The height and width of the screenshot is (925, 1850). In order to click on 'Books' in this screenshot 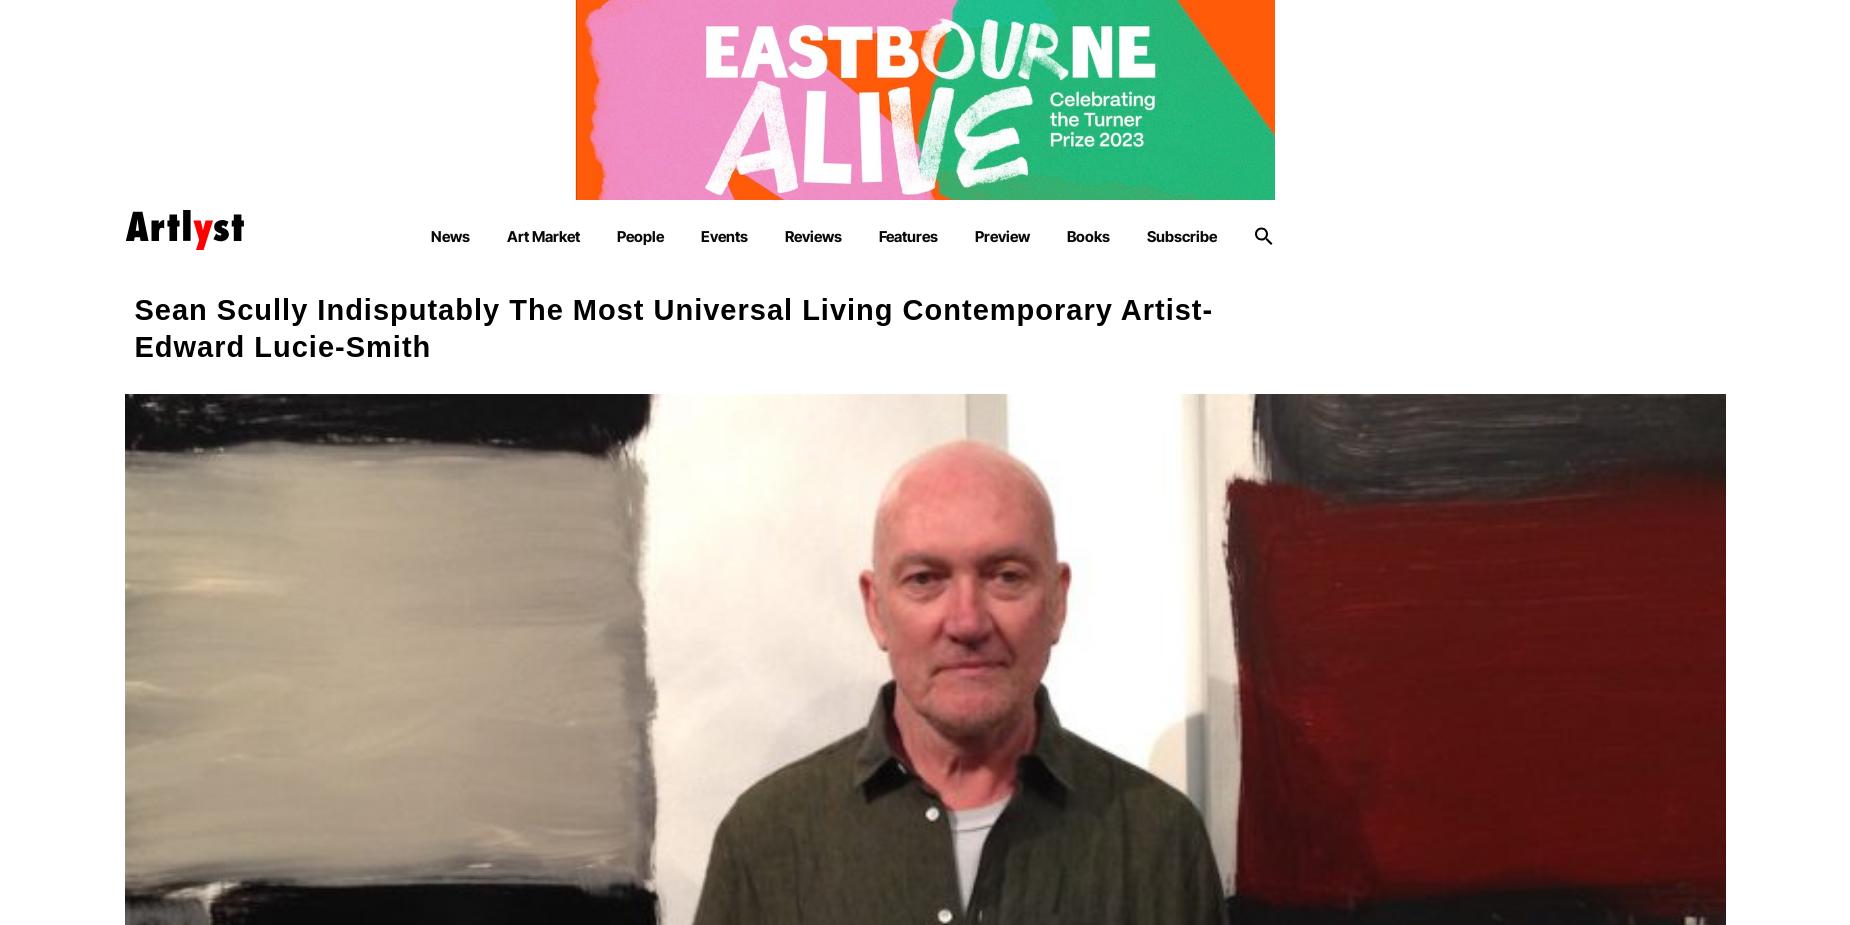, I will do `click(1086, 235)`.